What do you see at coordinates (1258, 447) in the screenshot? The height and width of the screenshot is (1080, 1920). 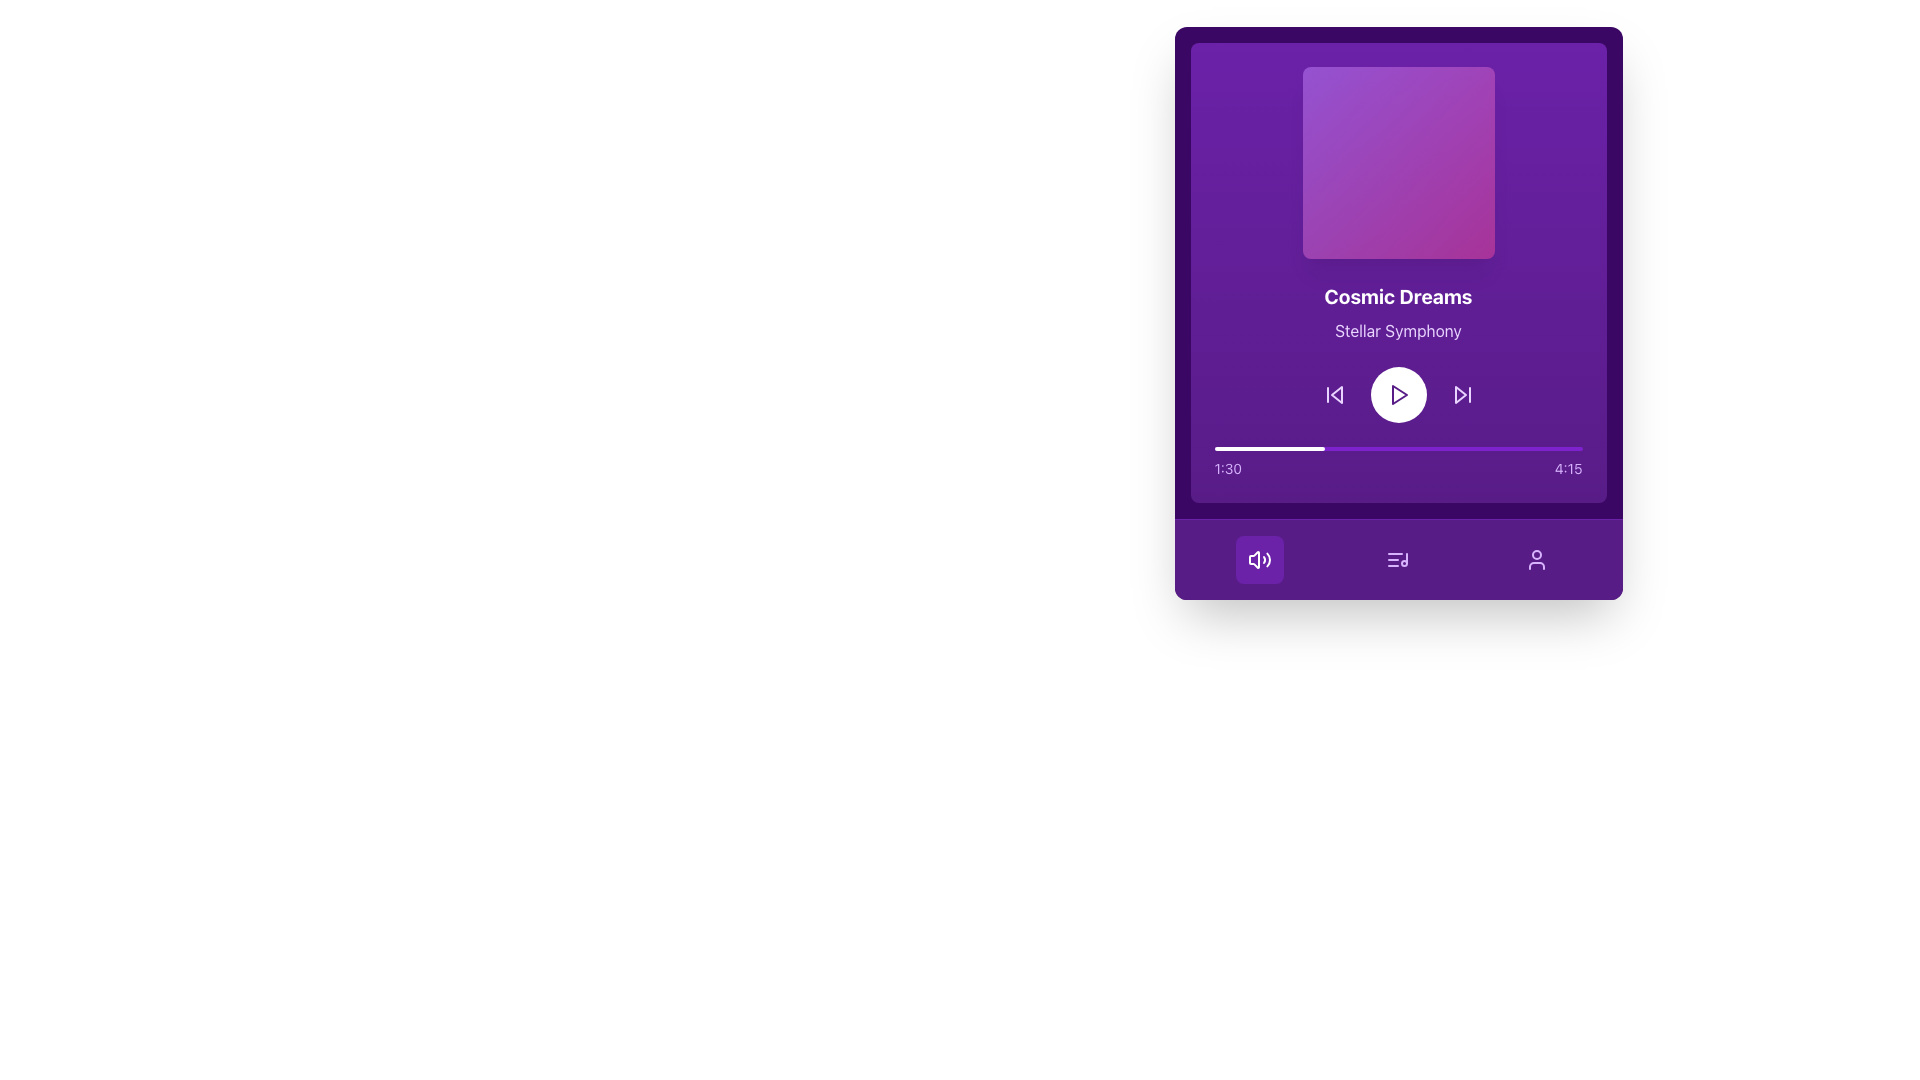 I see `the slider position` at bounding box center [1258, 447].